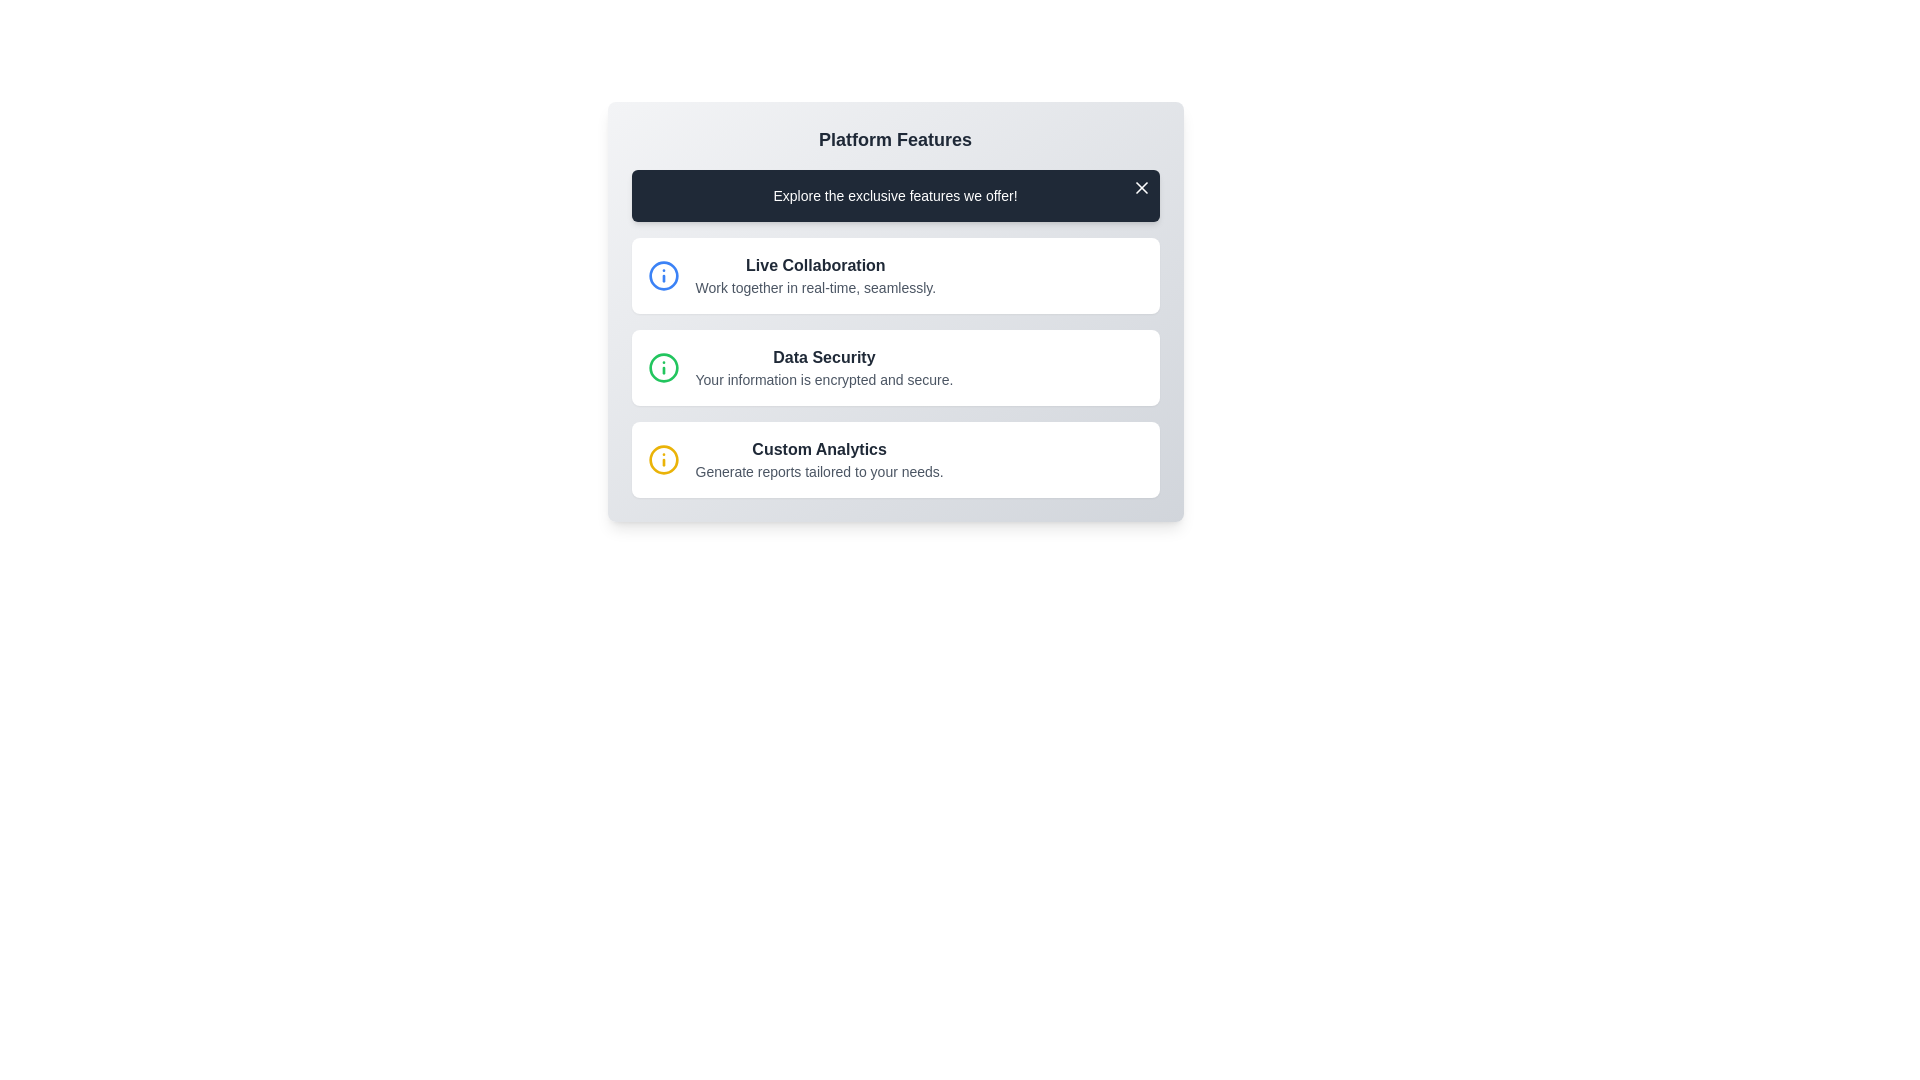 The image size is (1920, 1080). What do you see at coordinates (1141, 188) in the screenshot?
I see `the close icon located at the top-right corner of the dark rectangular banner` at bounding box center [1141, 188].